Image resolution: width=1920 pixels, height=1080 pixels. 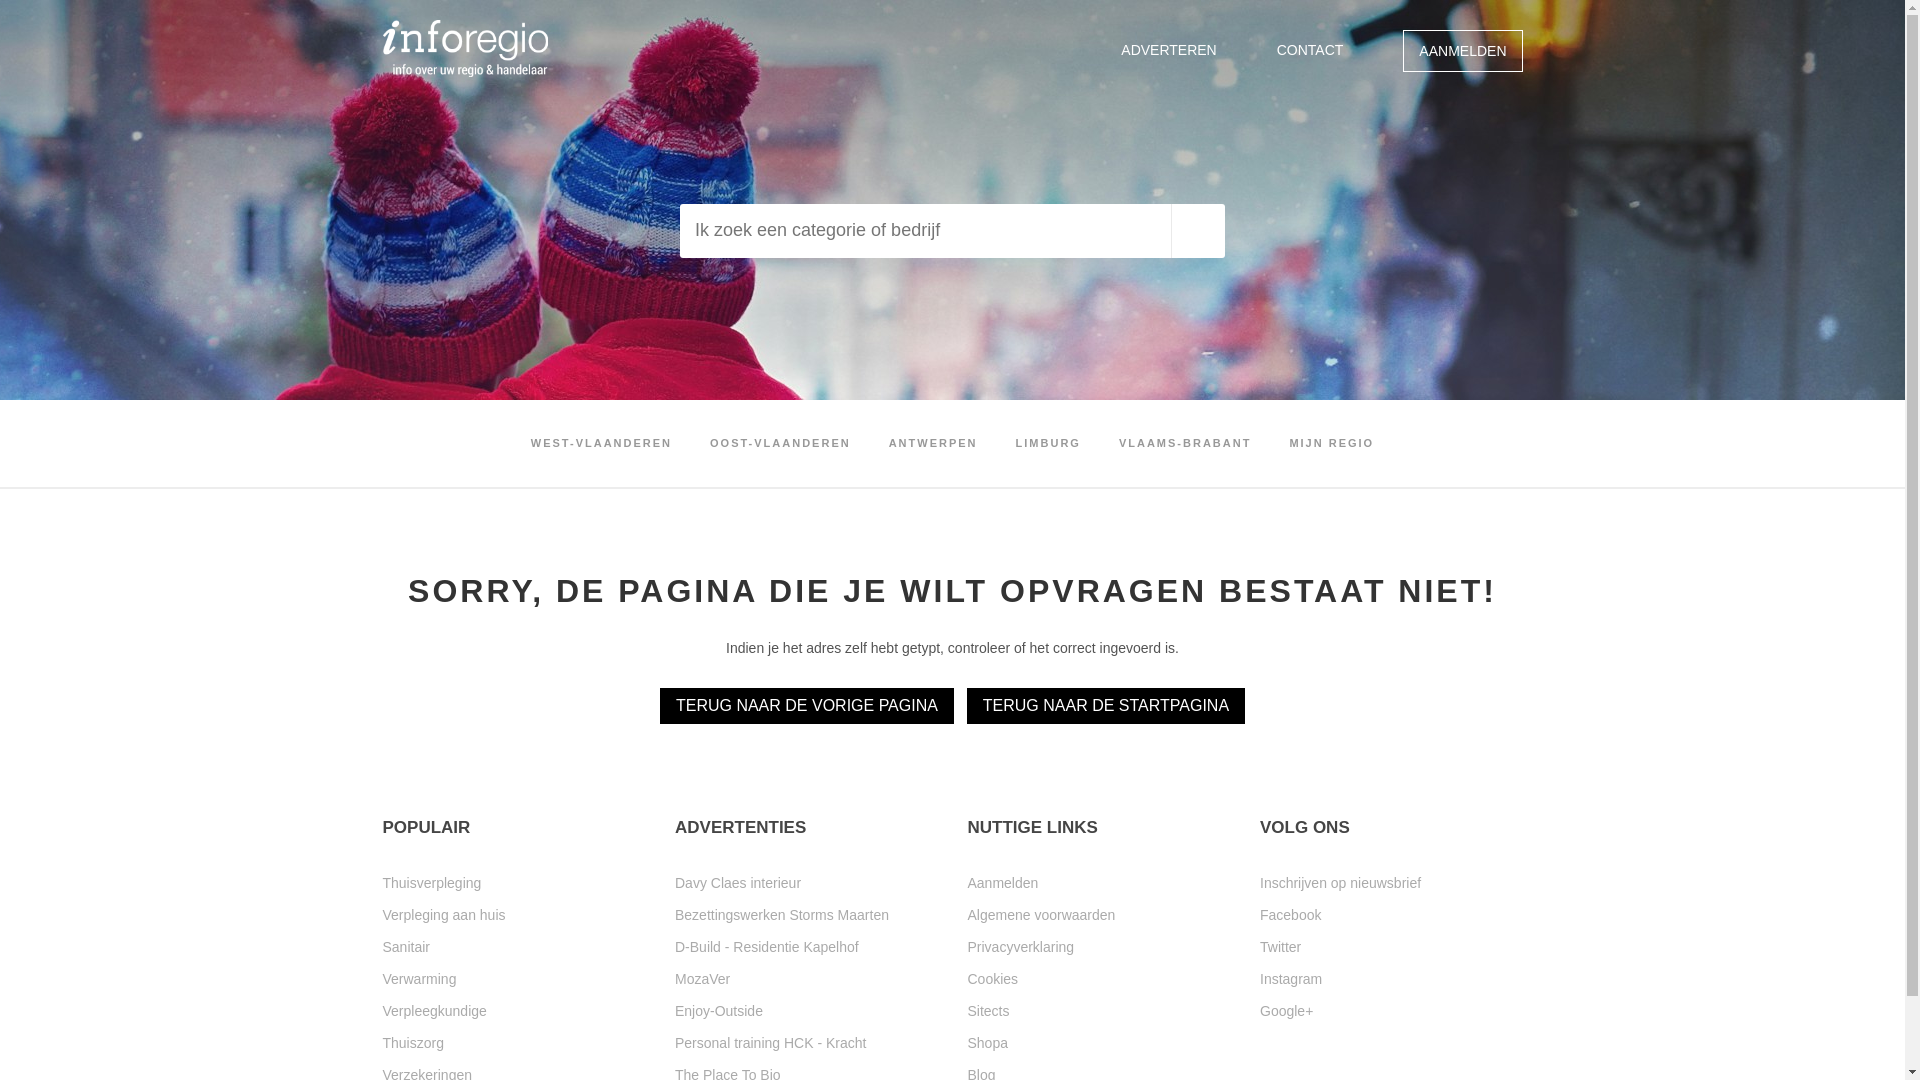 I want to click on 'ADVERTEREN', so click(x=1168, y=49).